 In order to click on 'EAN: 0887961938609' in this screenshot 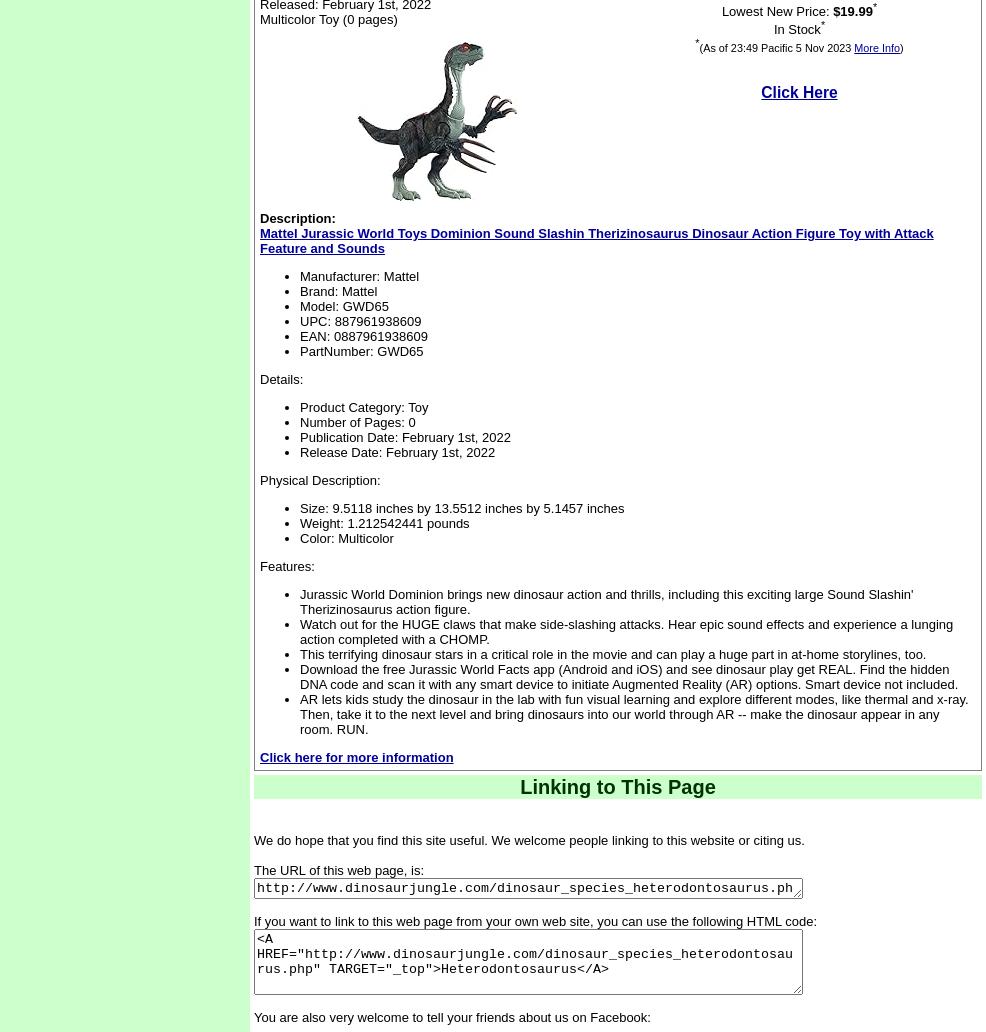, I will do `click(362, 336)`.